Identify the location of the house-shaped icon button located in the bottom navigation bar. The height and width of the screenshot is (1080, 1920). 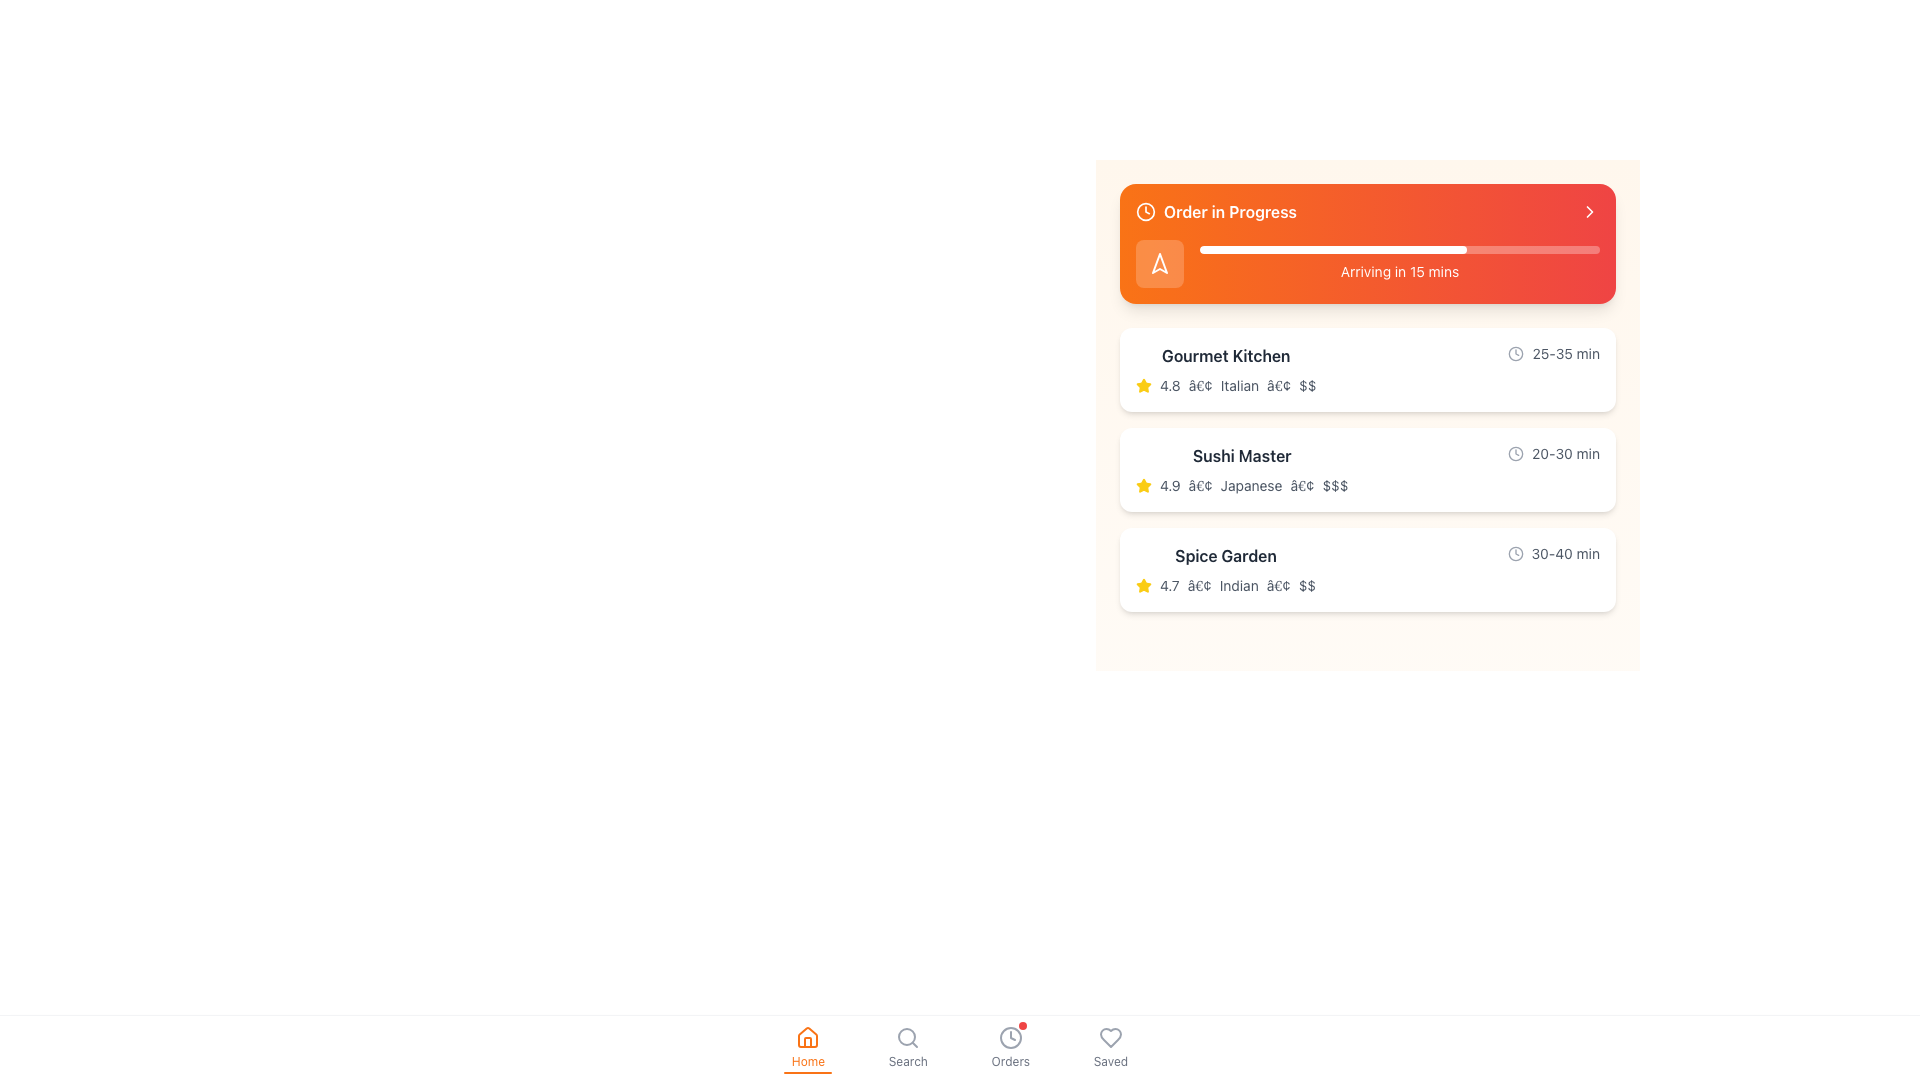
(808, 1036).